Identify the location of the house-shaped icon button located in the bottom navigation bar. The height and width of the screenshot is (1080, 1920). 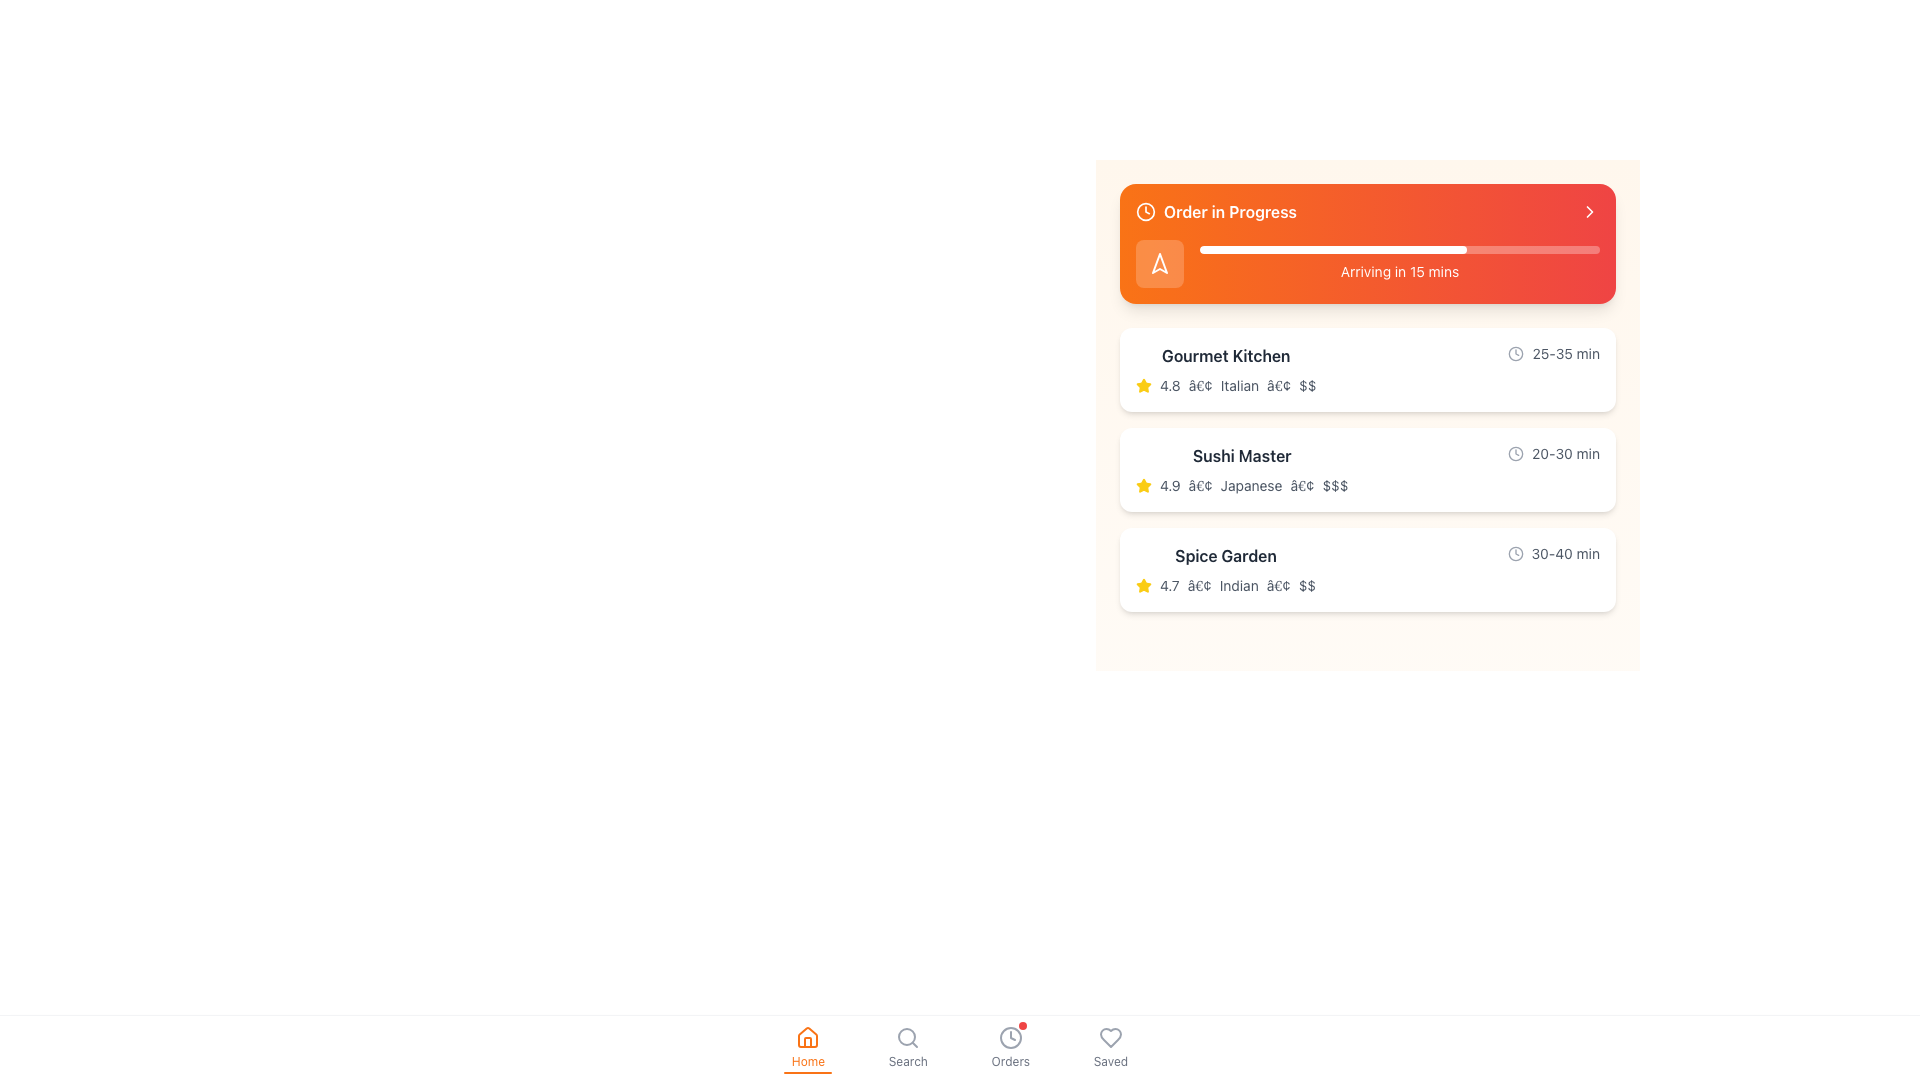
(808, 1036).